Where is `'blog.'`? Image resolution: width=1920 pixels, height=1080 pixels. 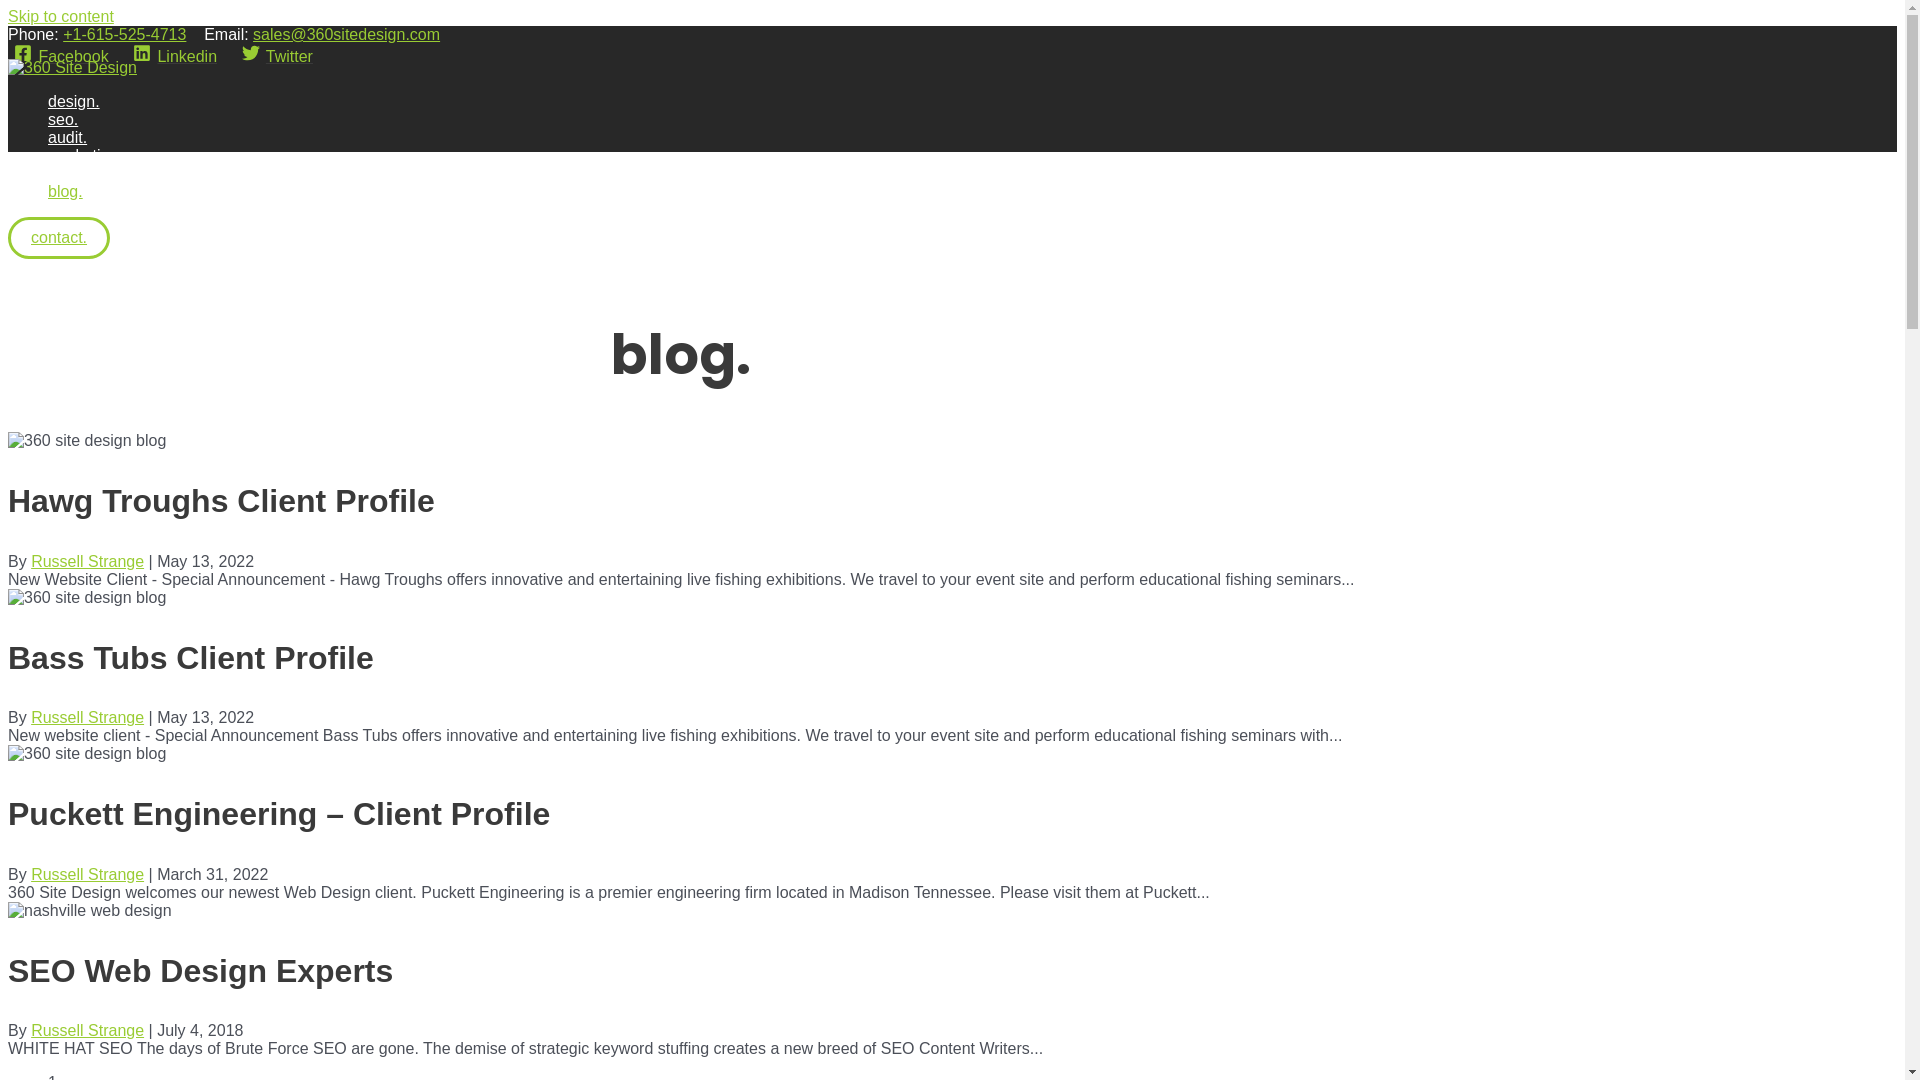 'blog.' is located at coordinates (86, 192).